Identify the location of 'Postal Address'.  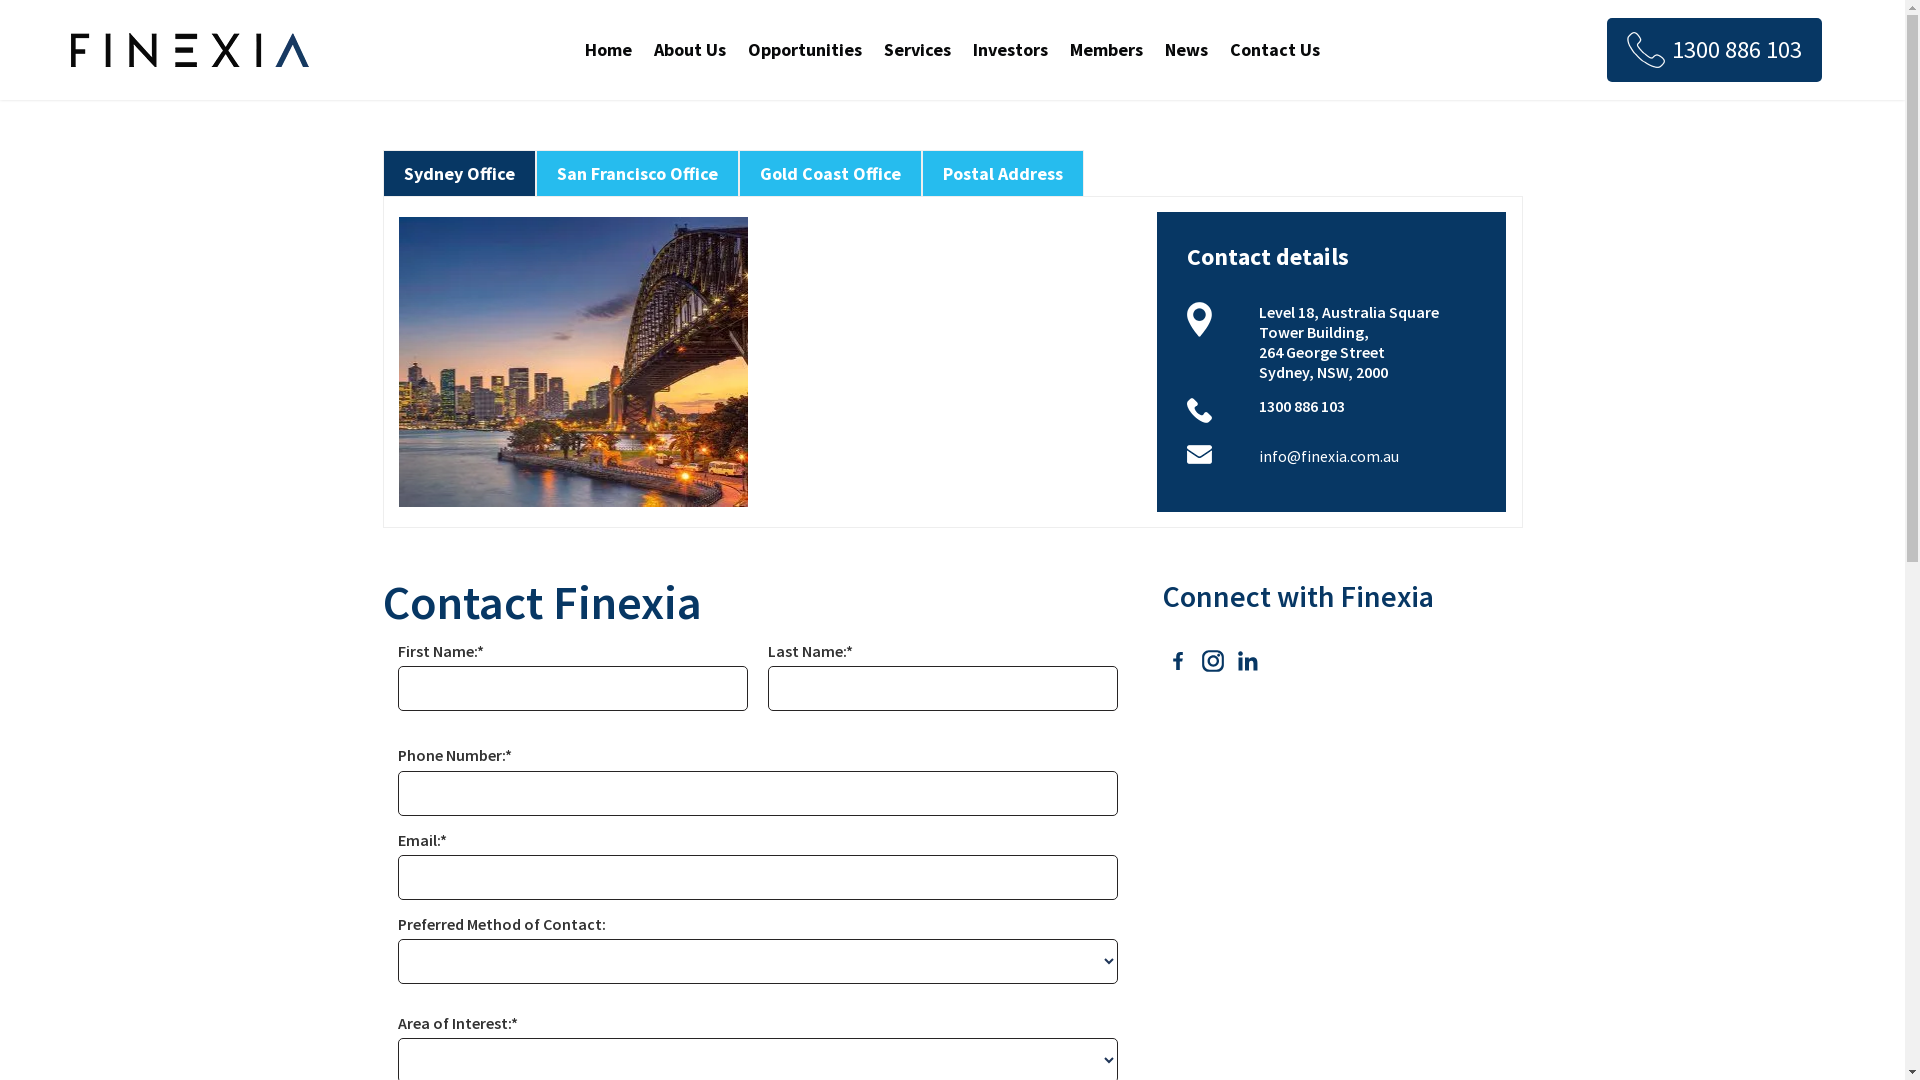
(1002, 172).